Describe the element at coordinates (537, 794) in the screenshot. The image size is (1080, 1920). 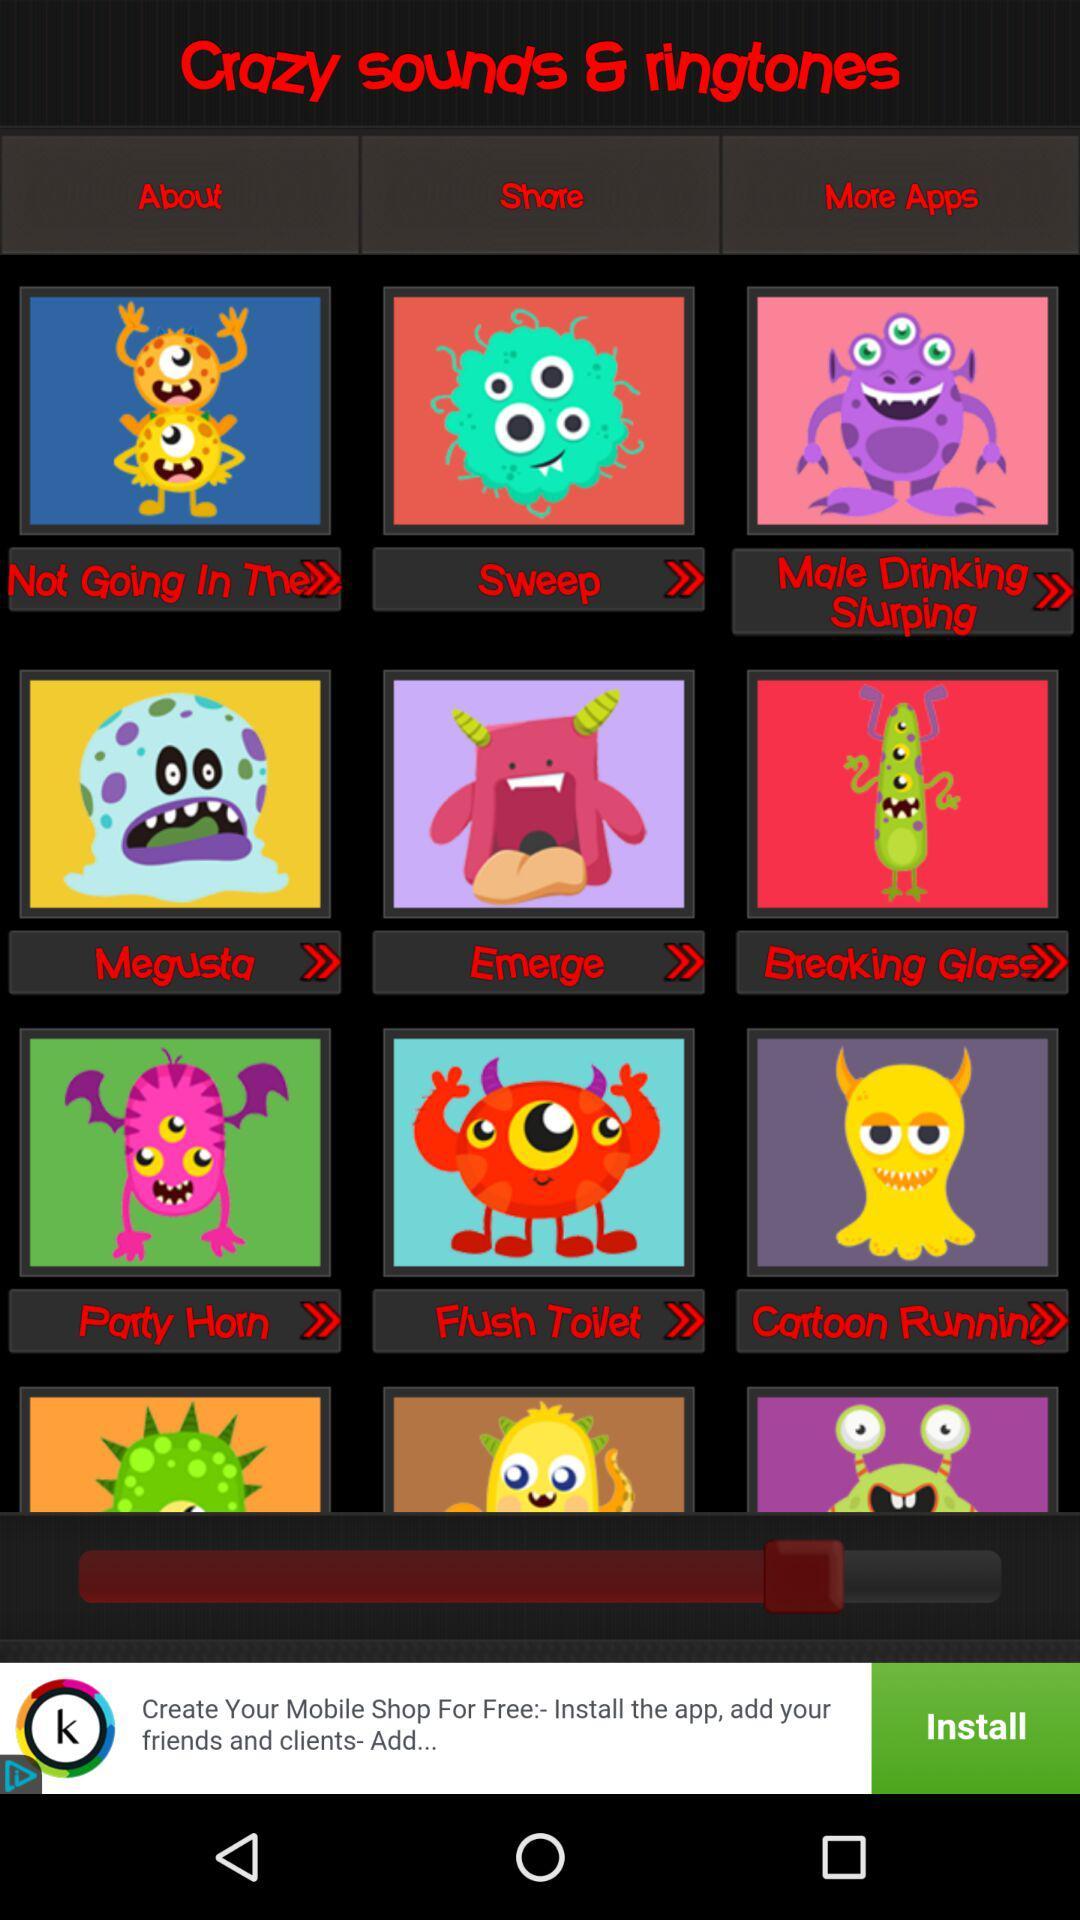
I see `emerge sound` at that location.